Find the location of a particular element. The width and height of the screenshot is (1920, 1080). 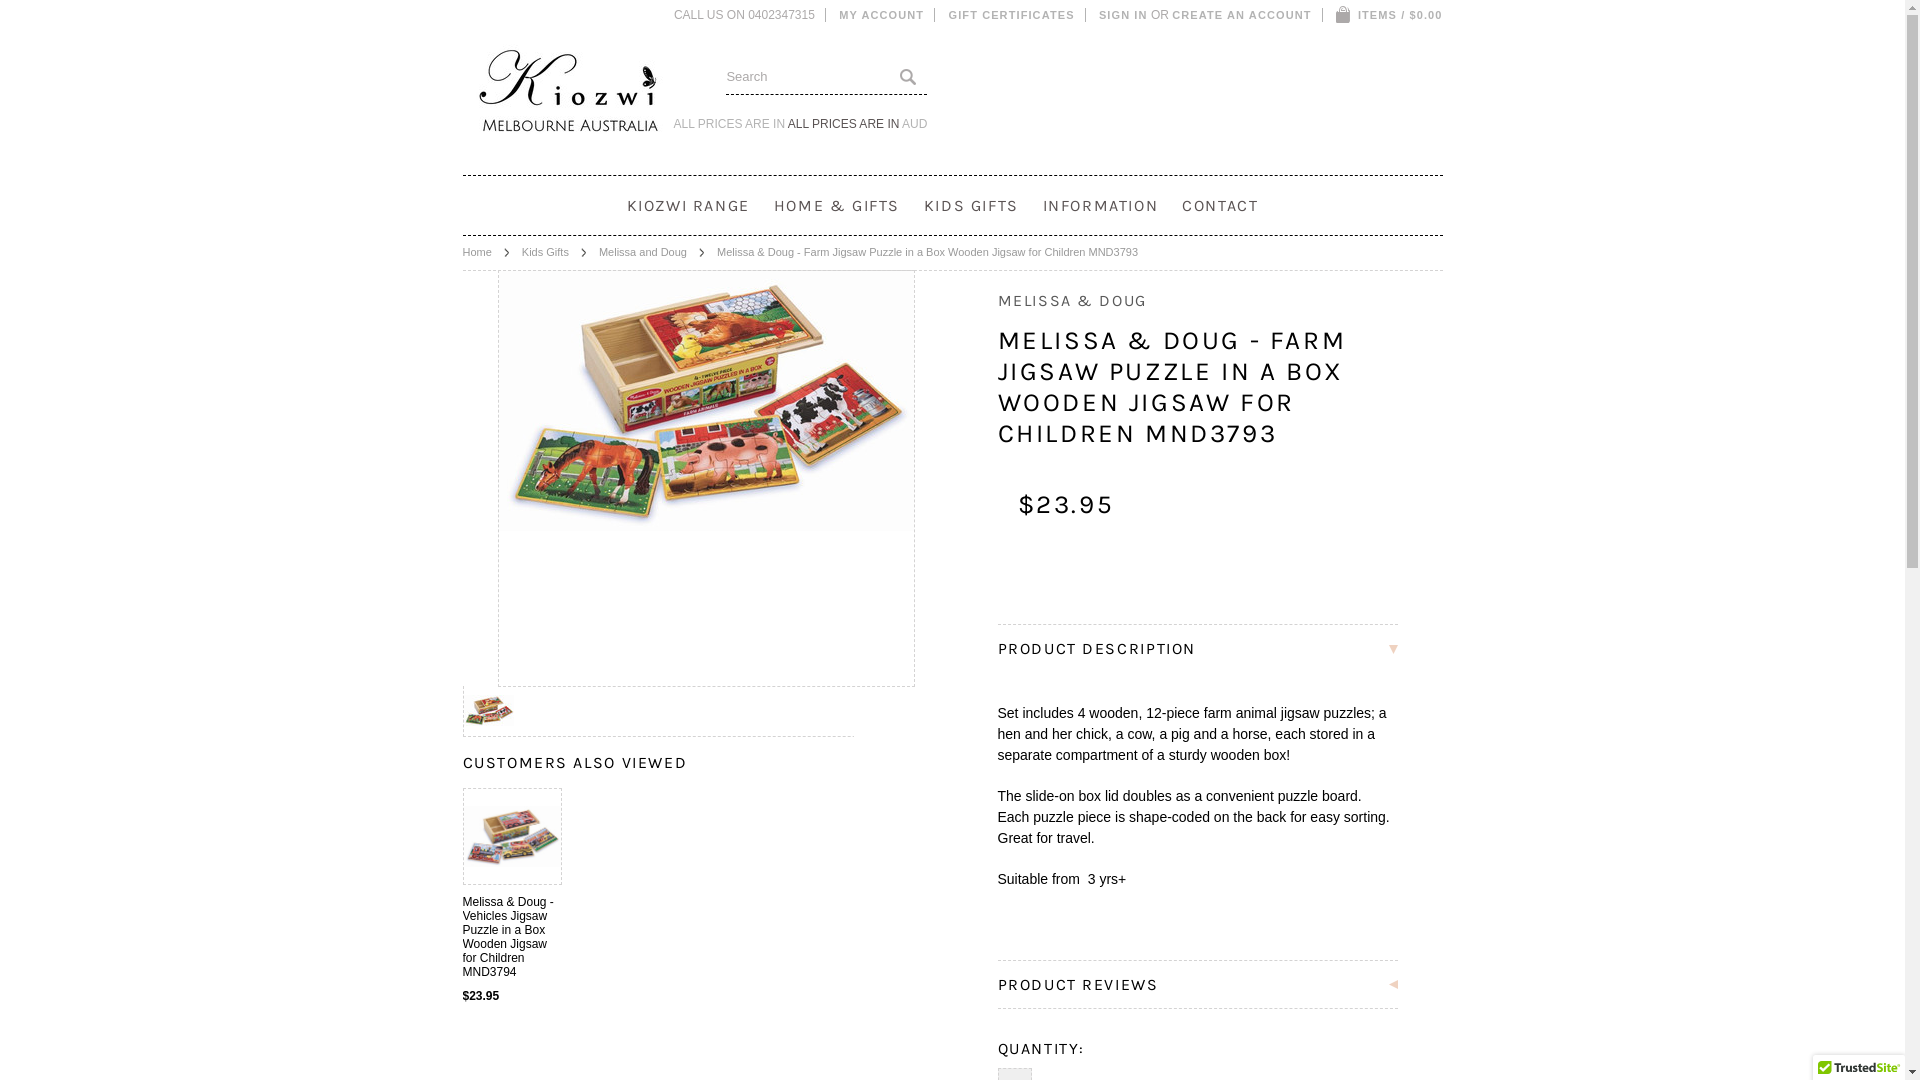

'INFORMATION' is located at coordinates (1099, 205).